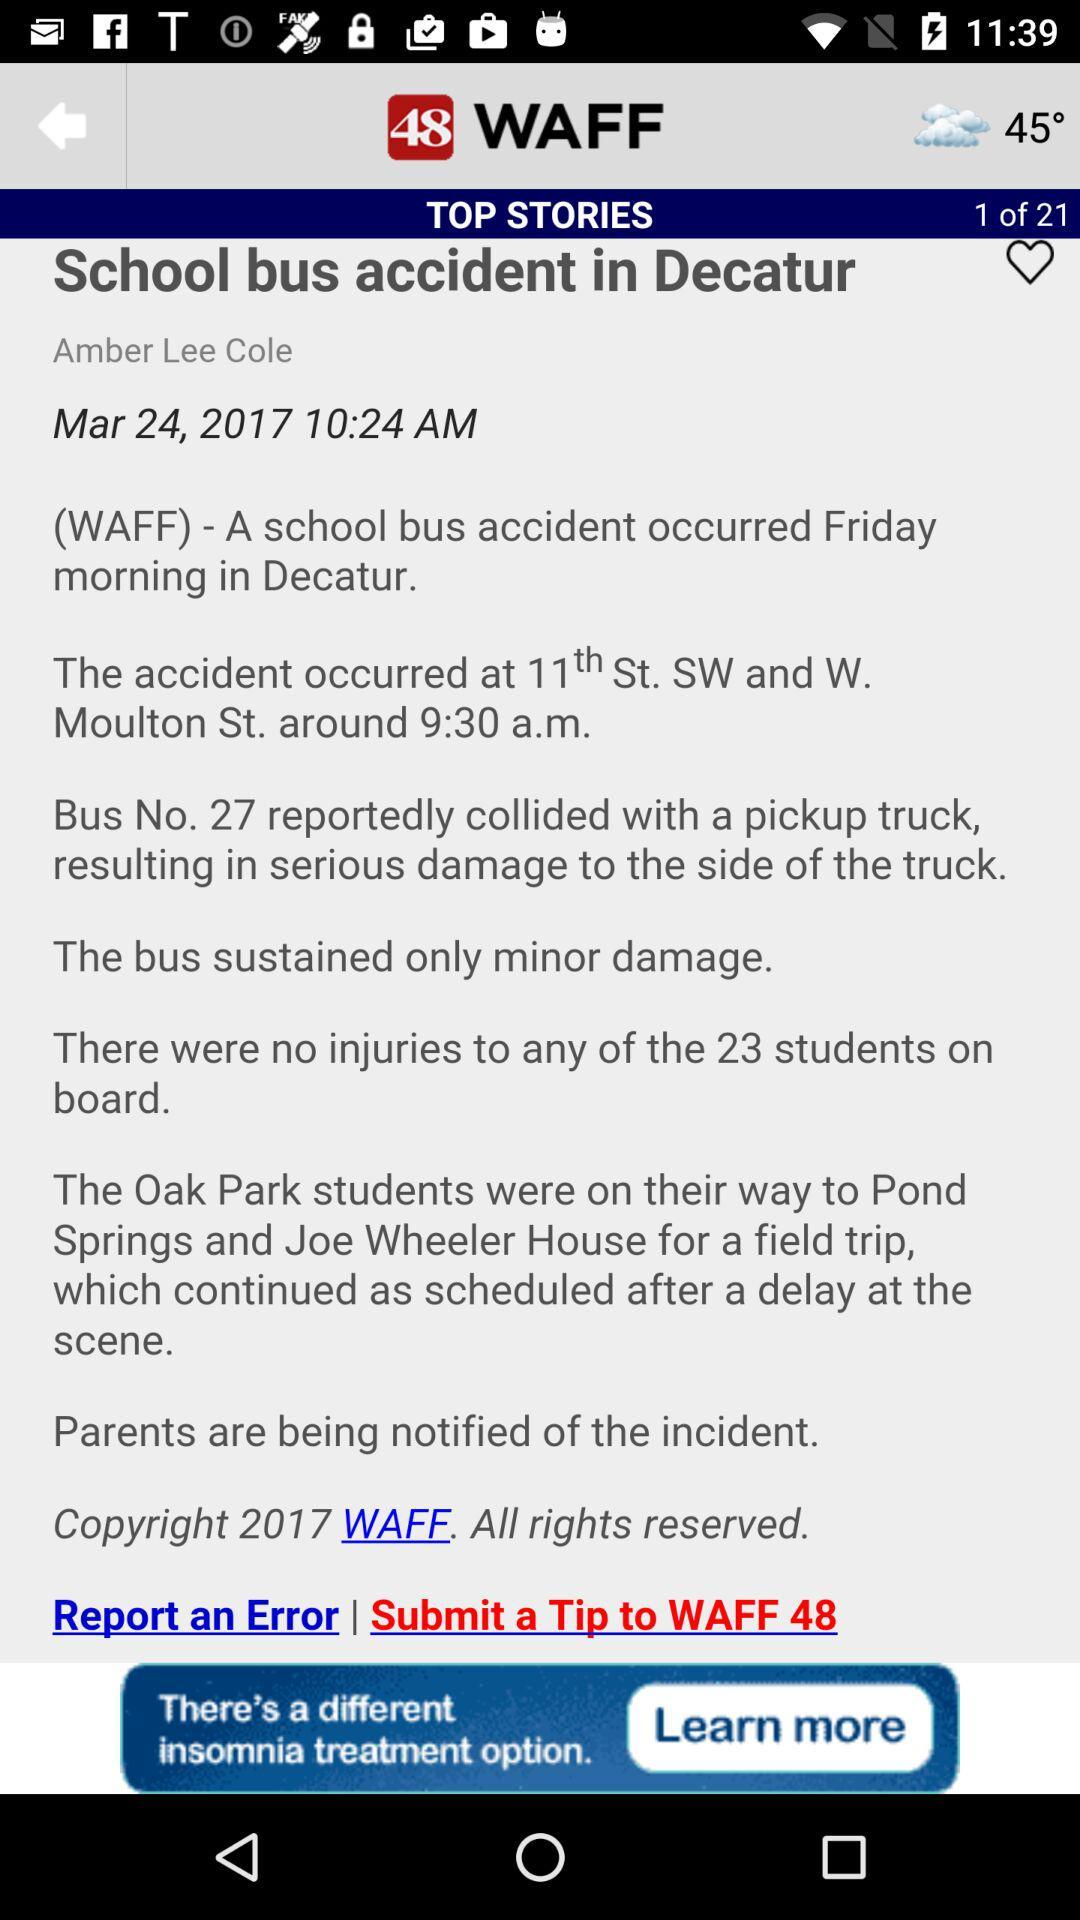  What do you see at coordinates (1017, 287) in the screenshot?
I see `mark as favorite` at bounding box center [1017, 287].